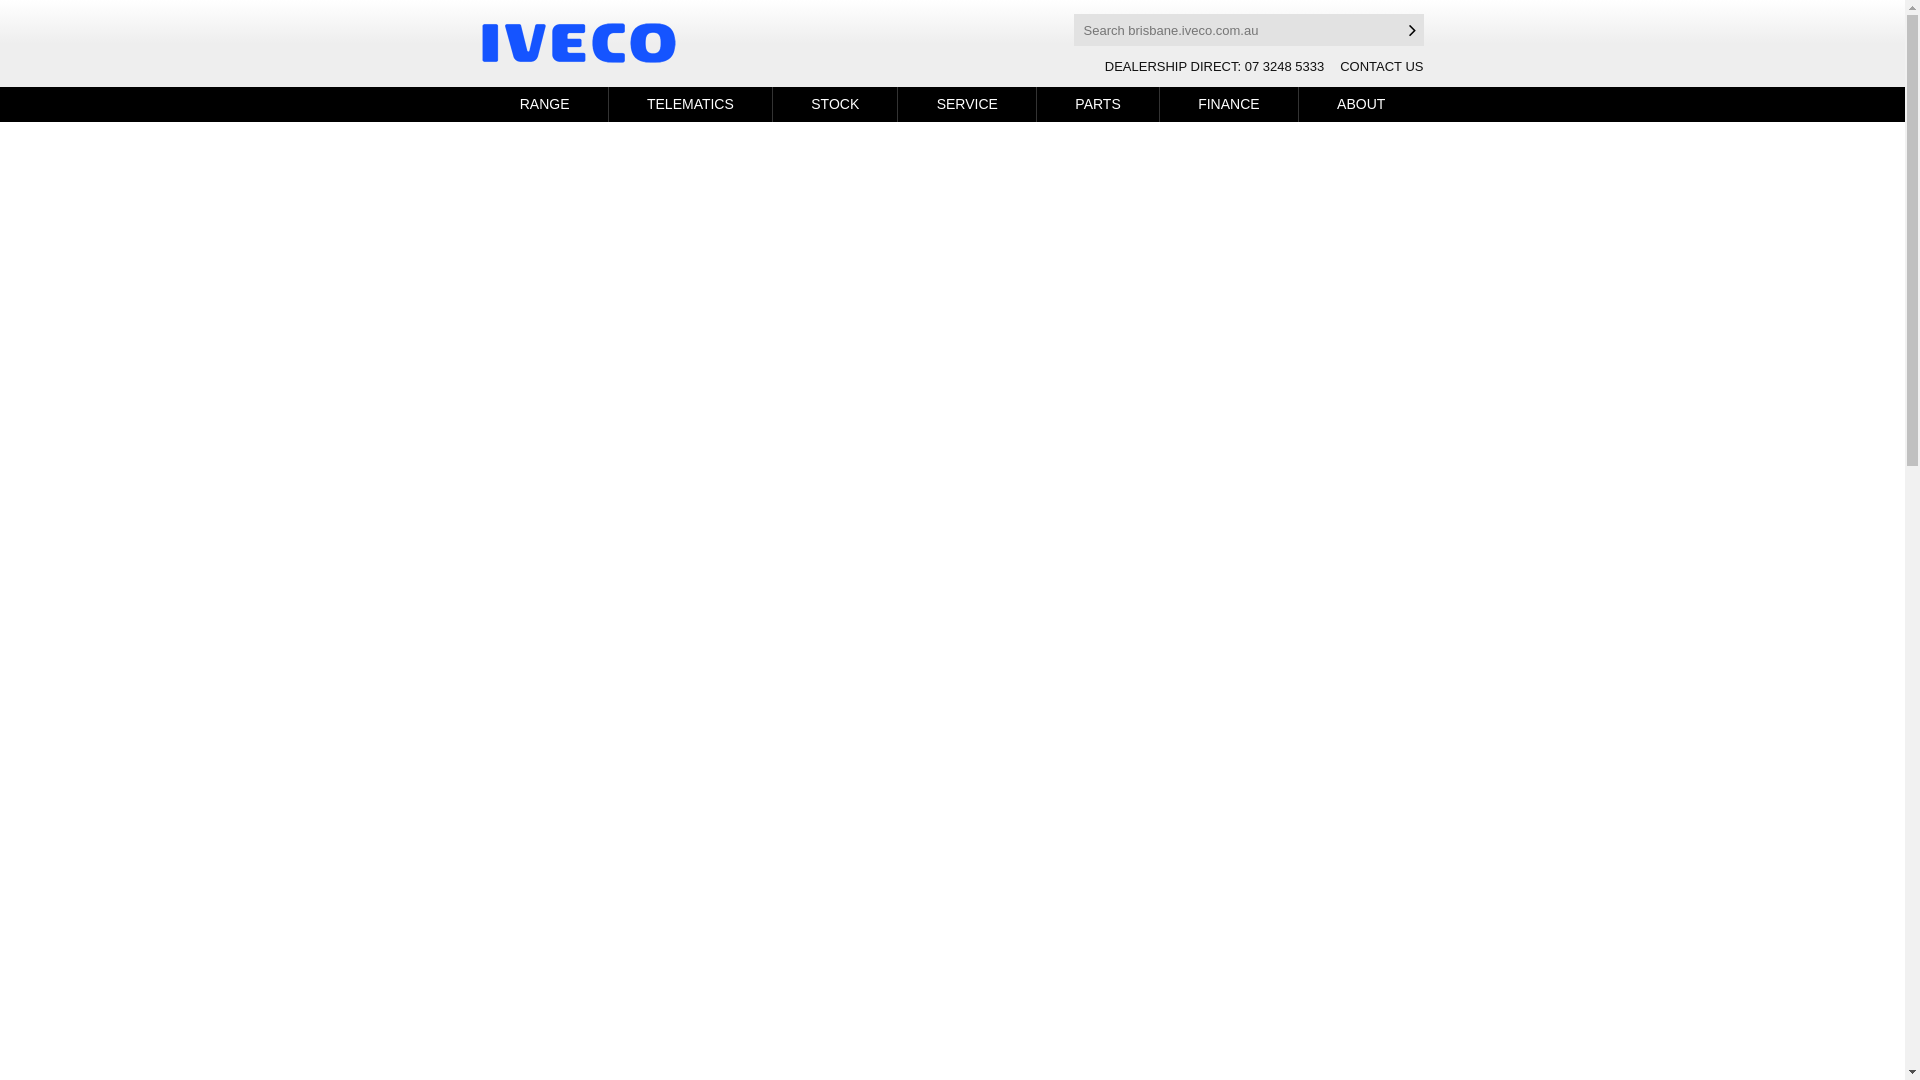 Image resolution: width=1920 pixels, height=1080 pixels. What do you see at coordinates (1360, 104) in the screenshot?
I see `'ABOUT'` at bounding box center [1360, 104].